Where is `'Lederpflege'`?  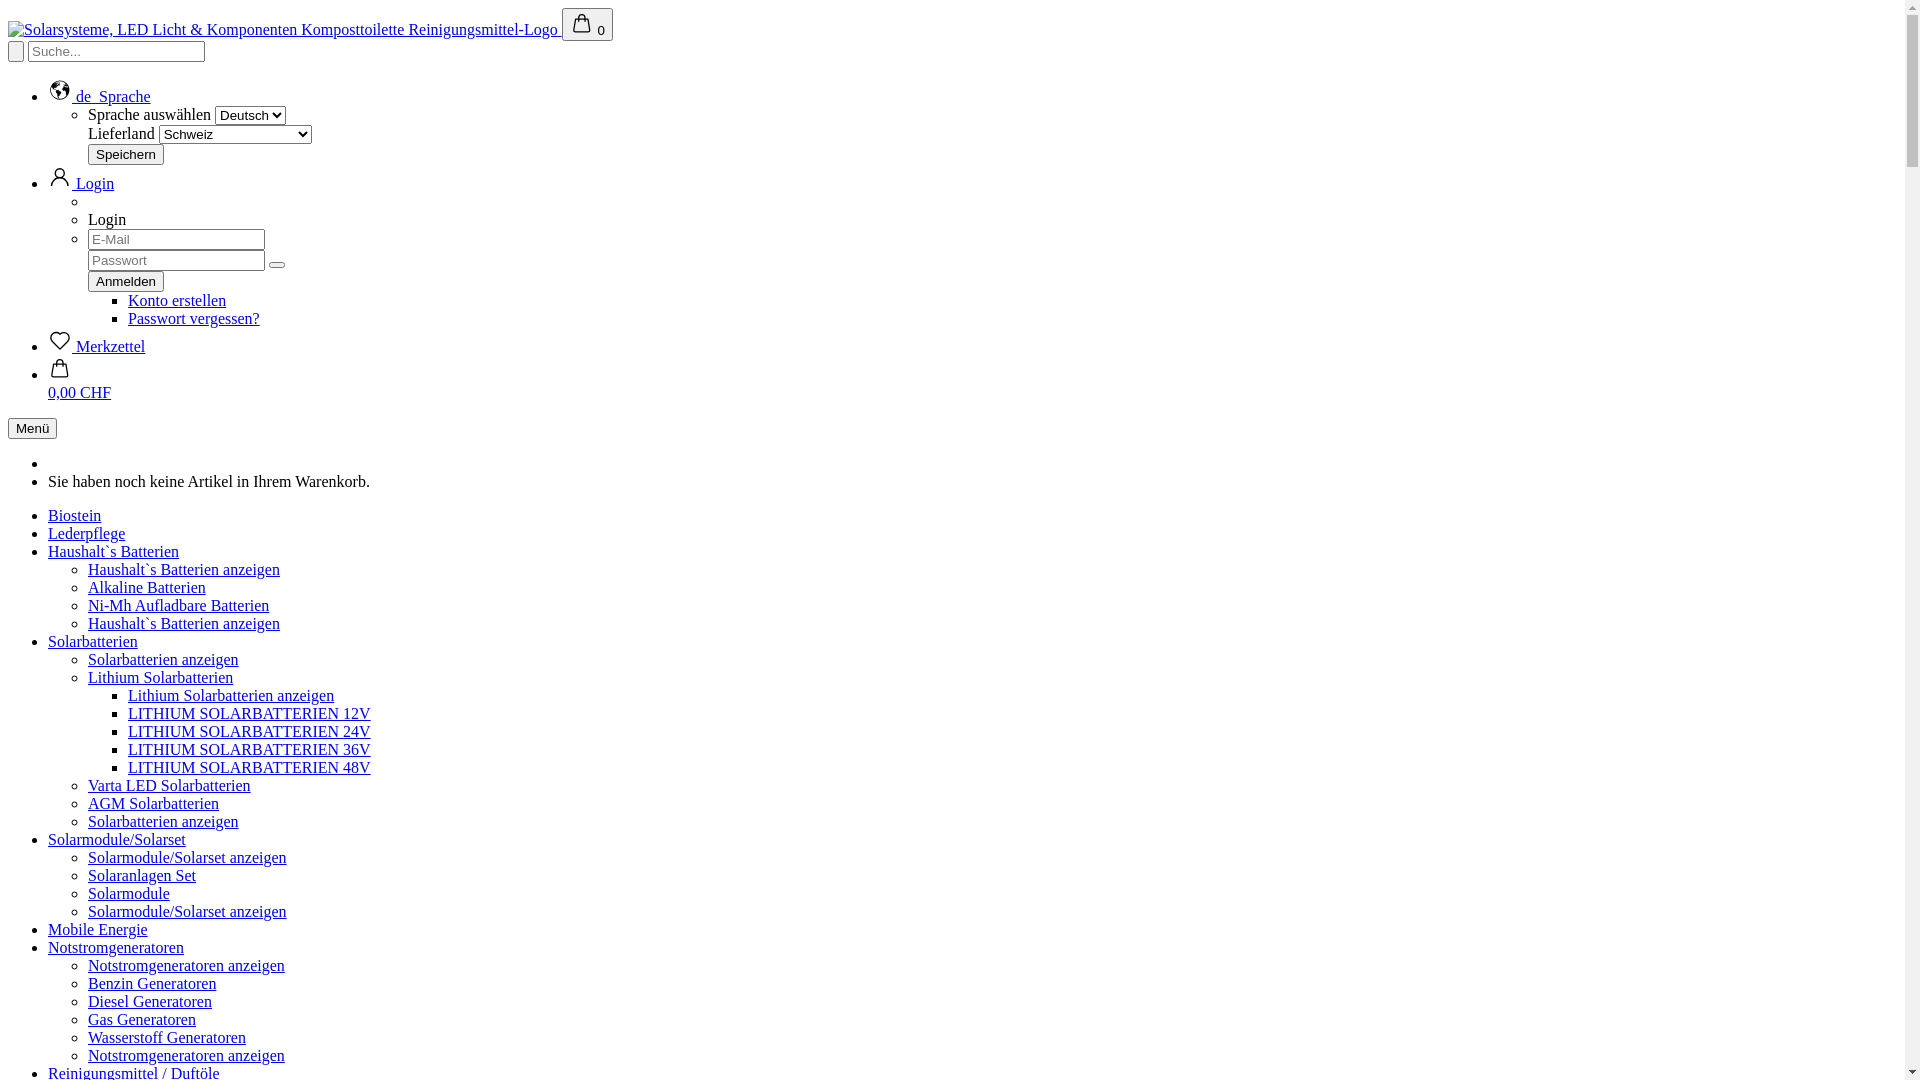 'Lederpflege' is located at coordinates (85, 532).